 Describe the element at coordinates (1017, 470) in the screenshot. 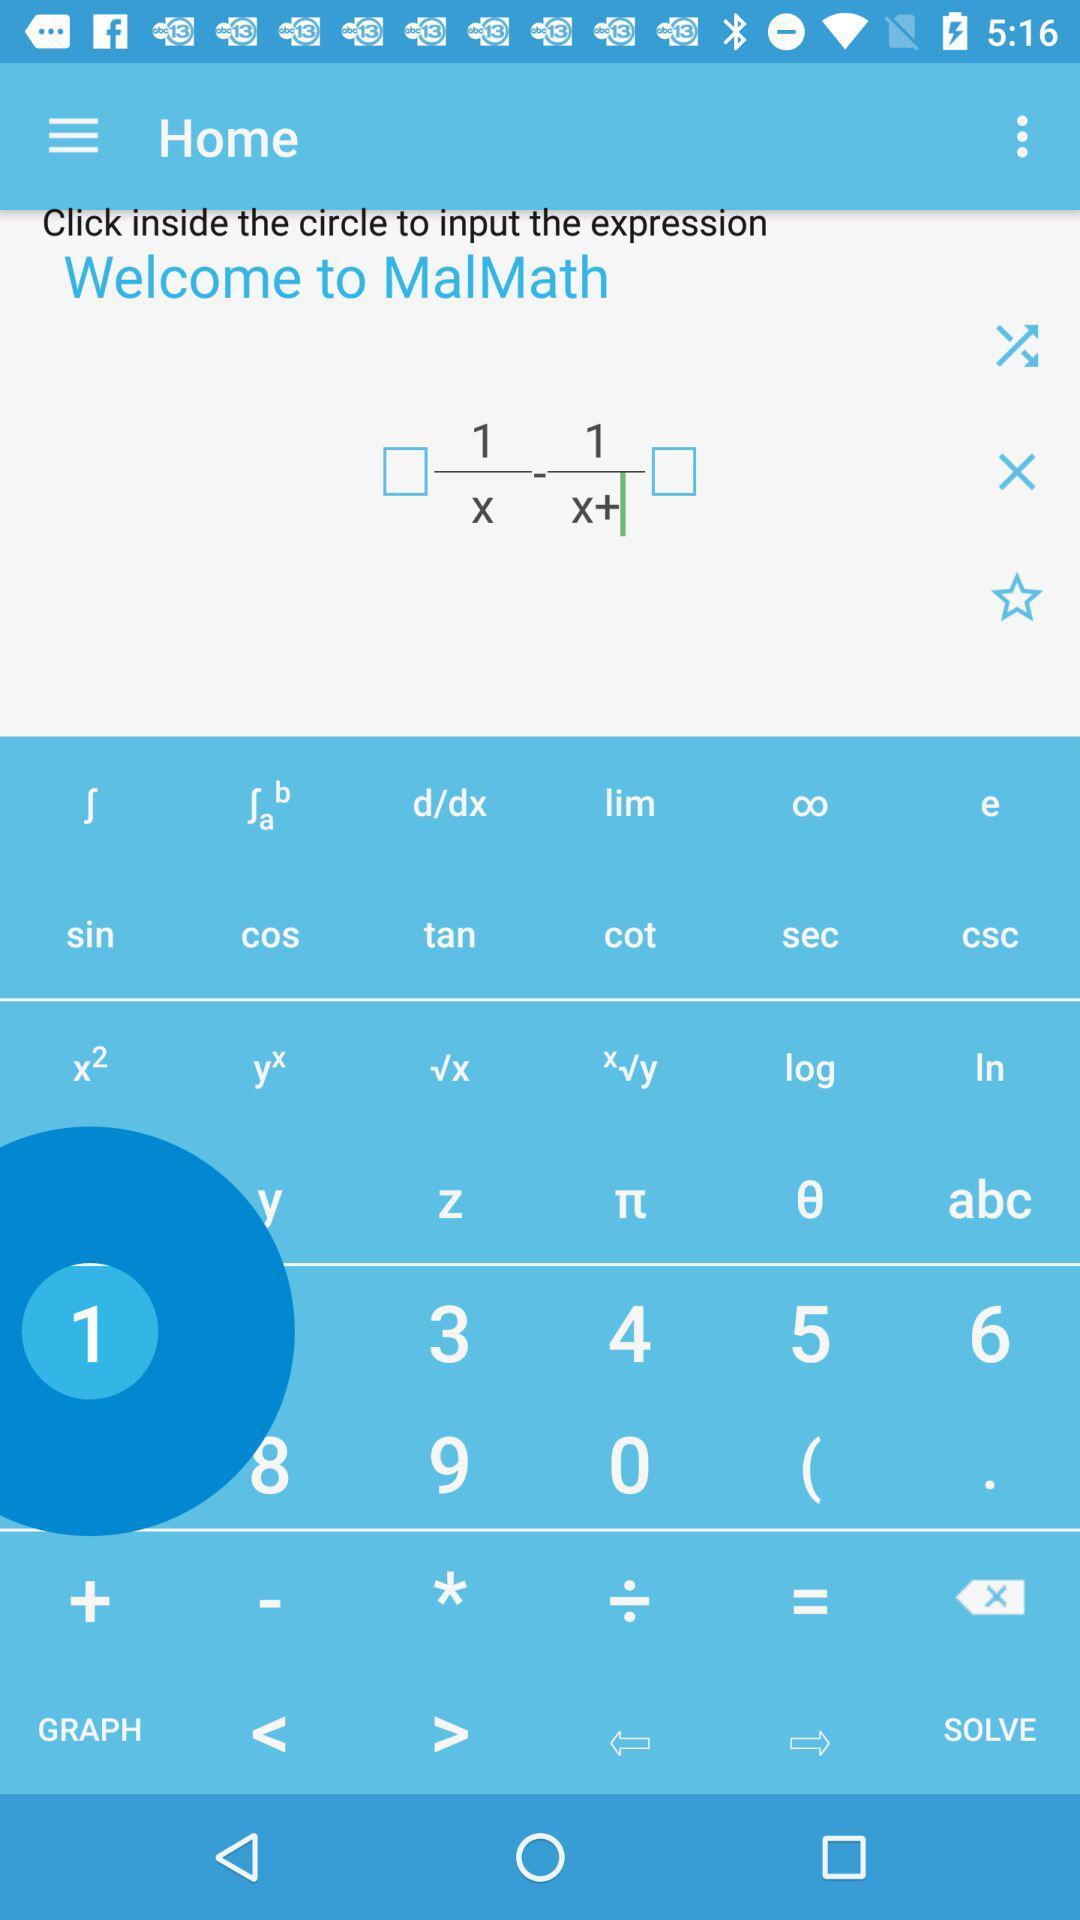

I see `multiplecation` at that location.